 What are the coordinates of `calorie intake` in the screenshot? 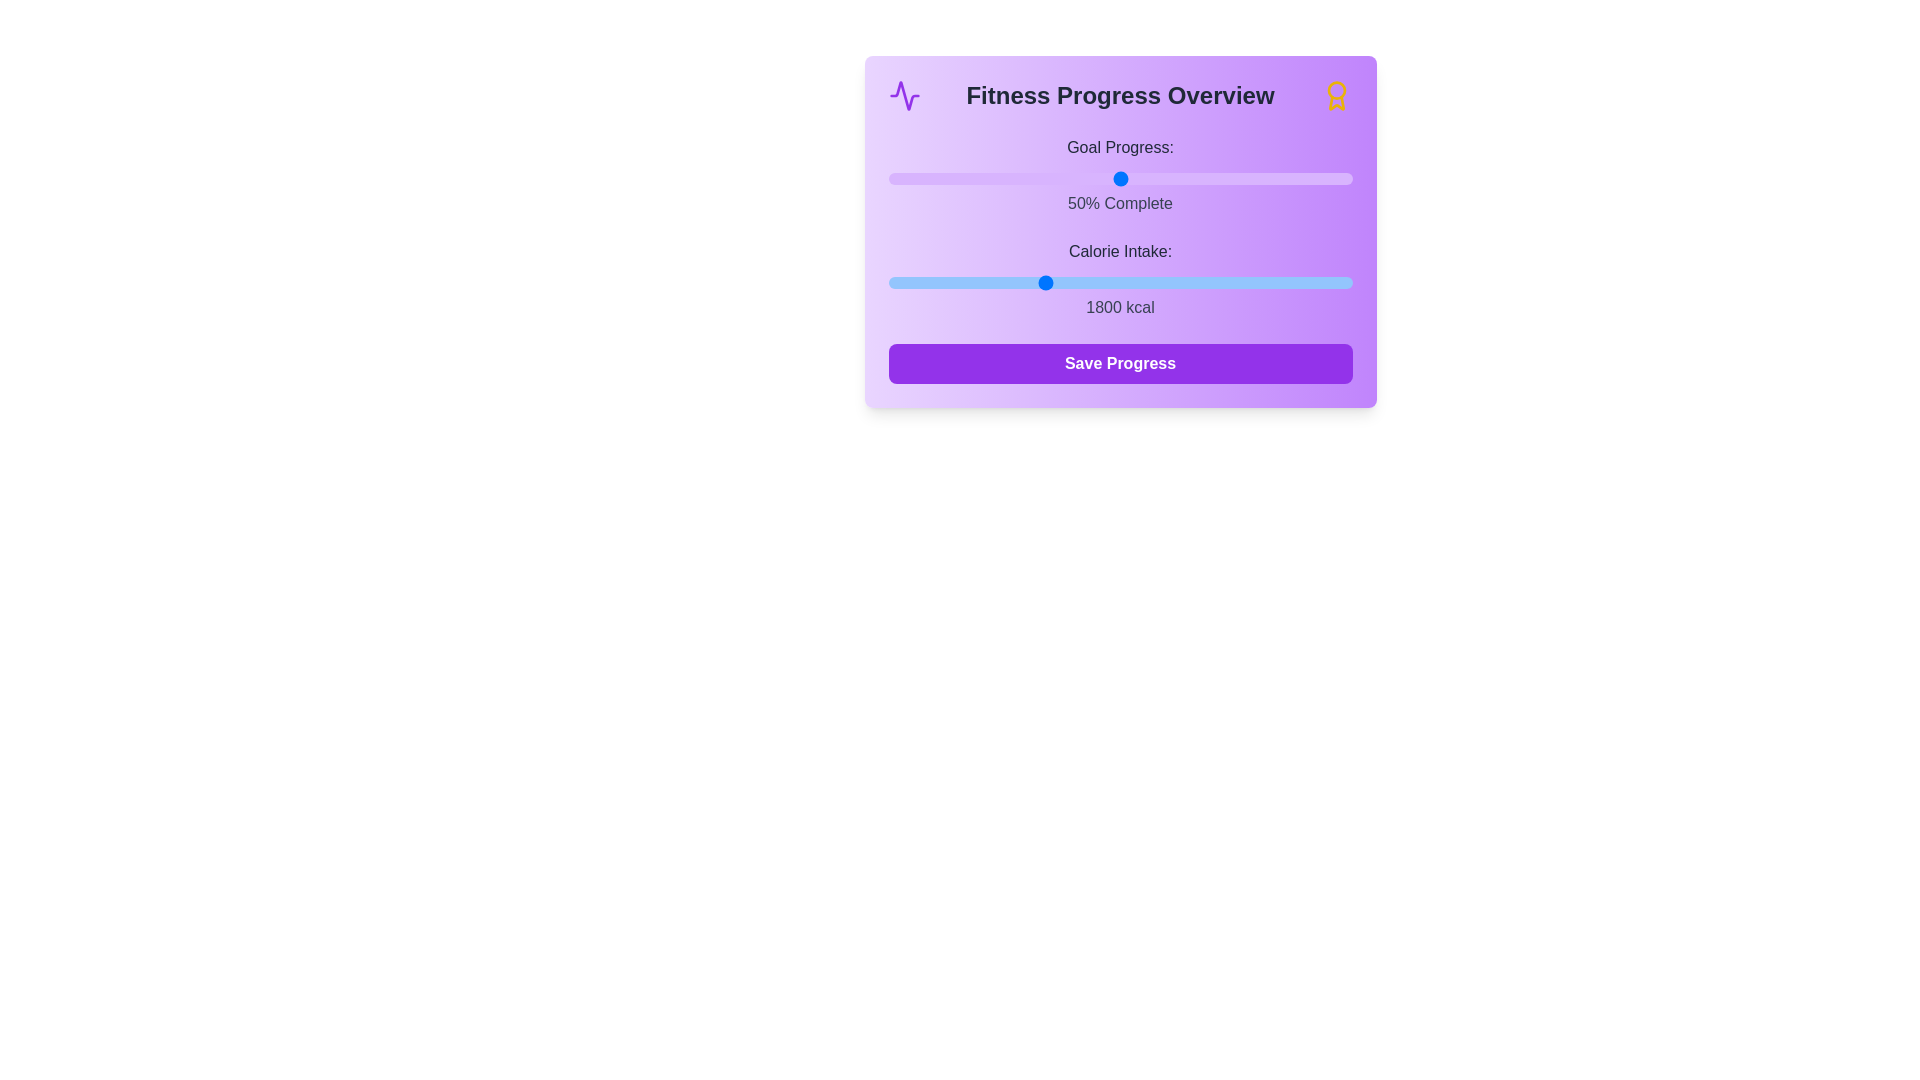 It's located at (1025, 282).